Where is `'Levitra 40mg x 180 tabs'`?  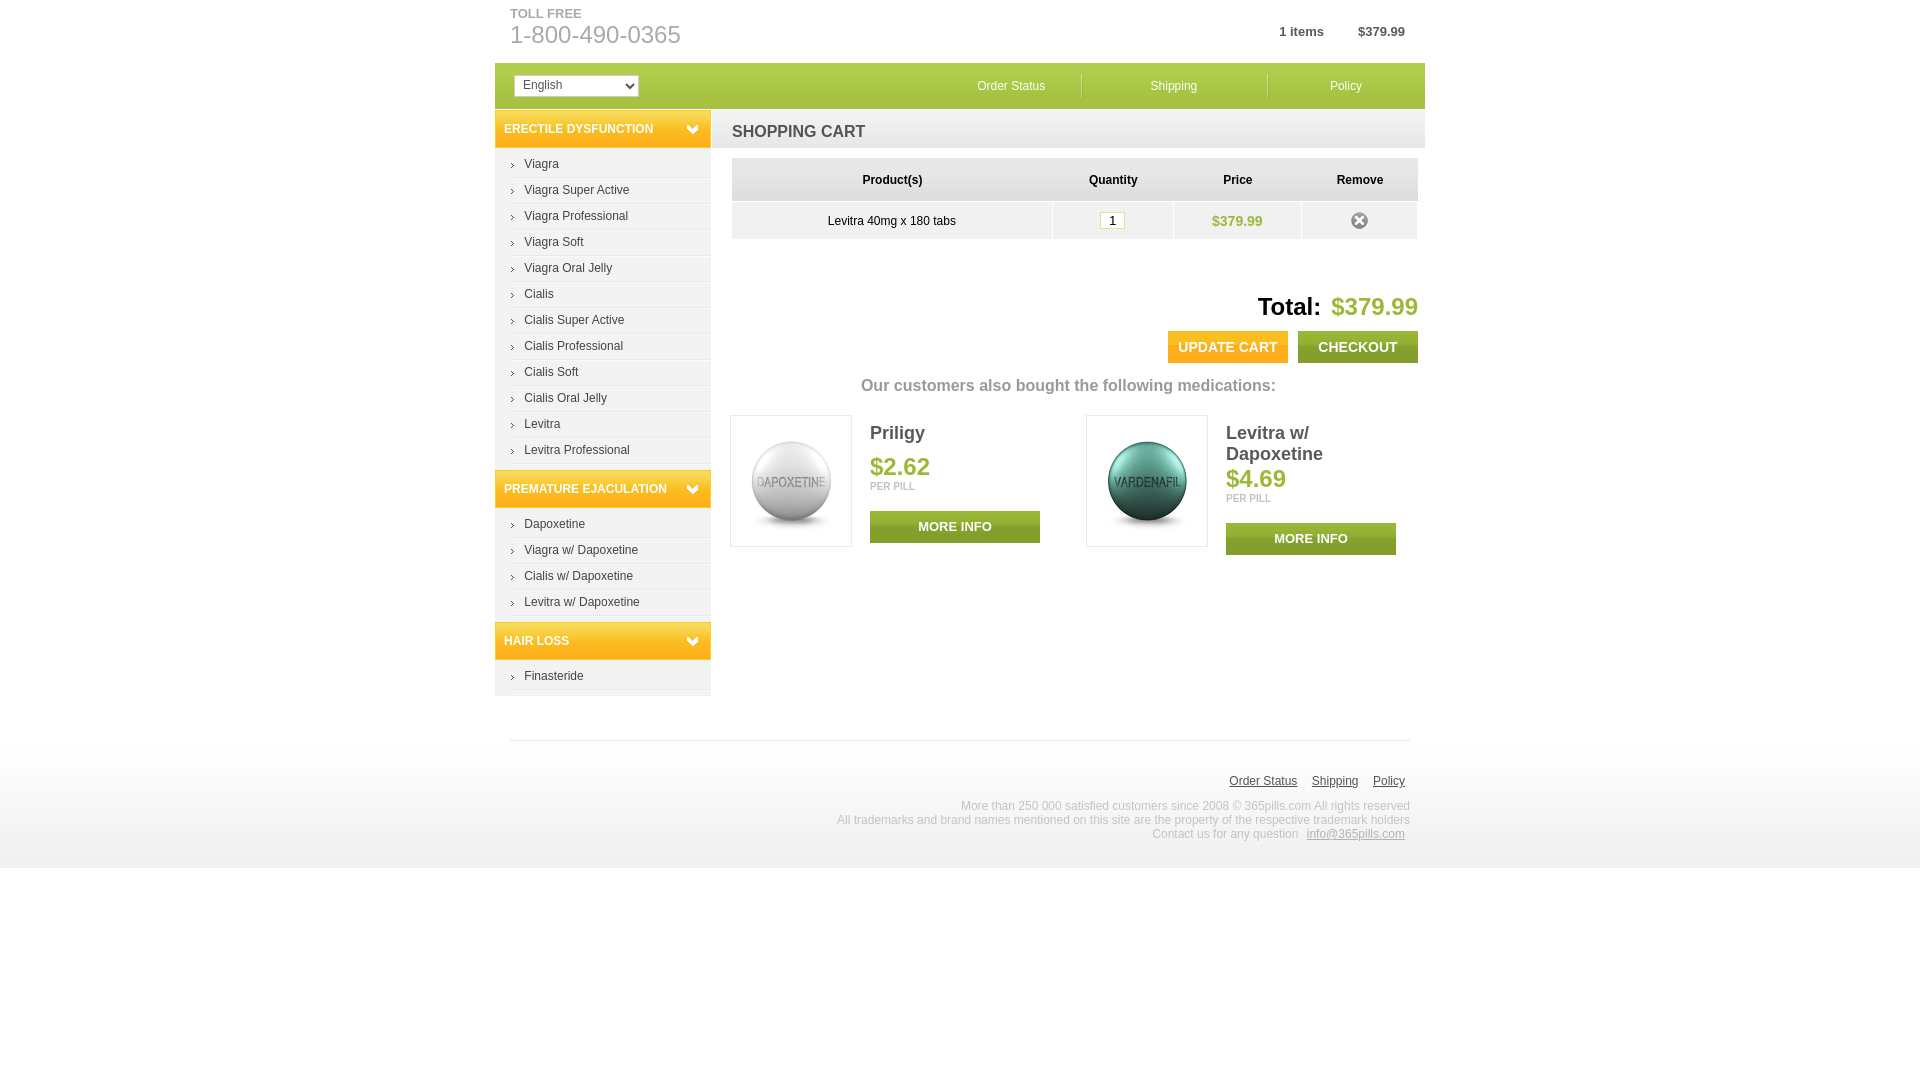 'Levitra 40mg x 180 tabs' is located at coordinates (891, 220).